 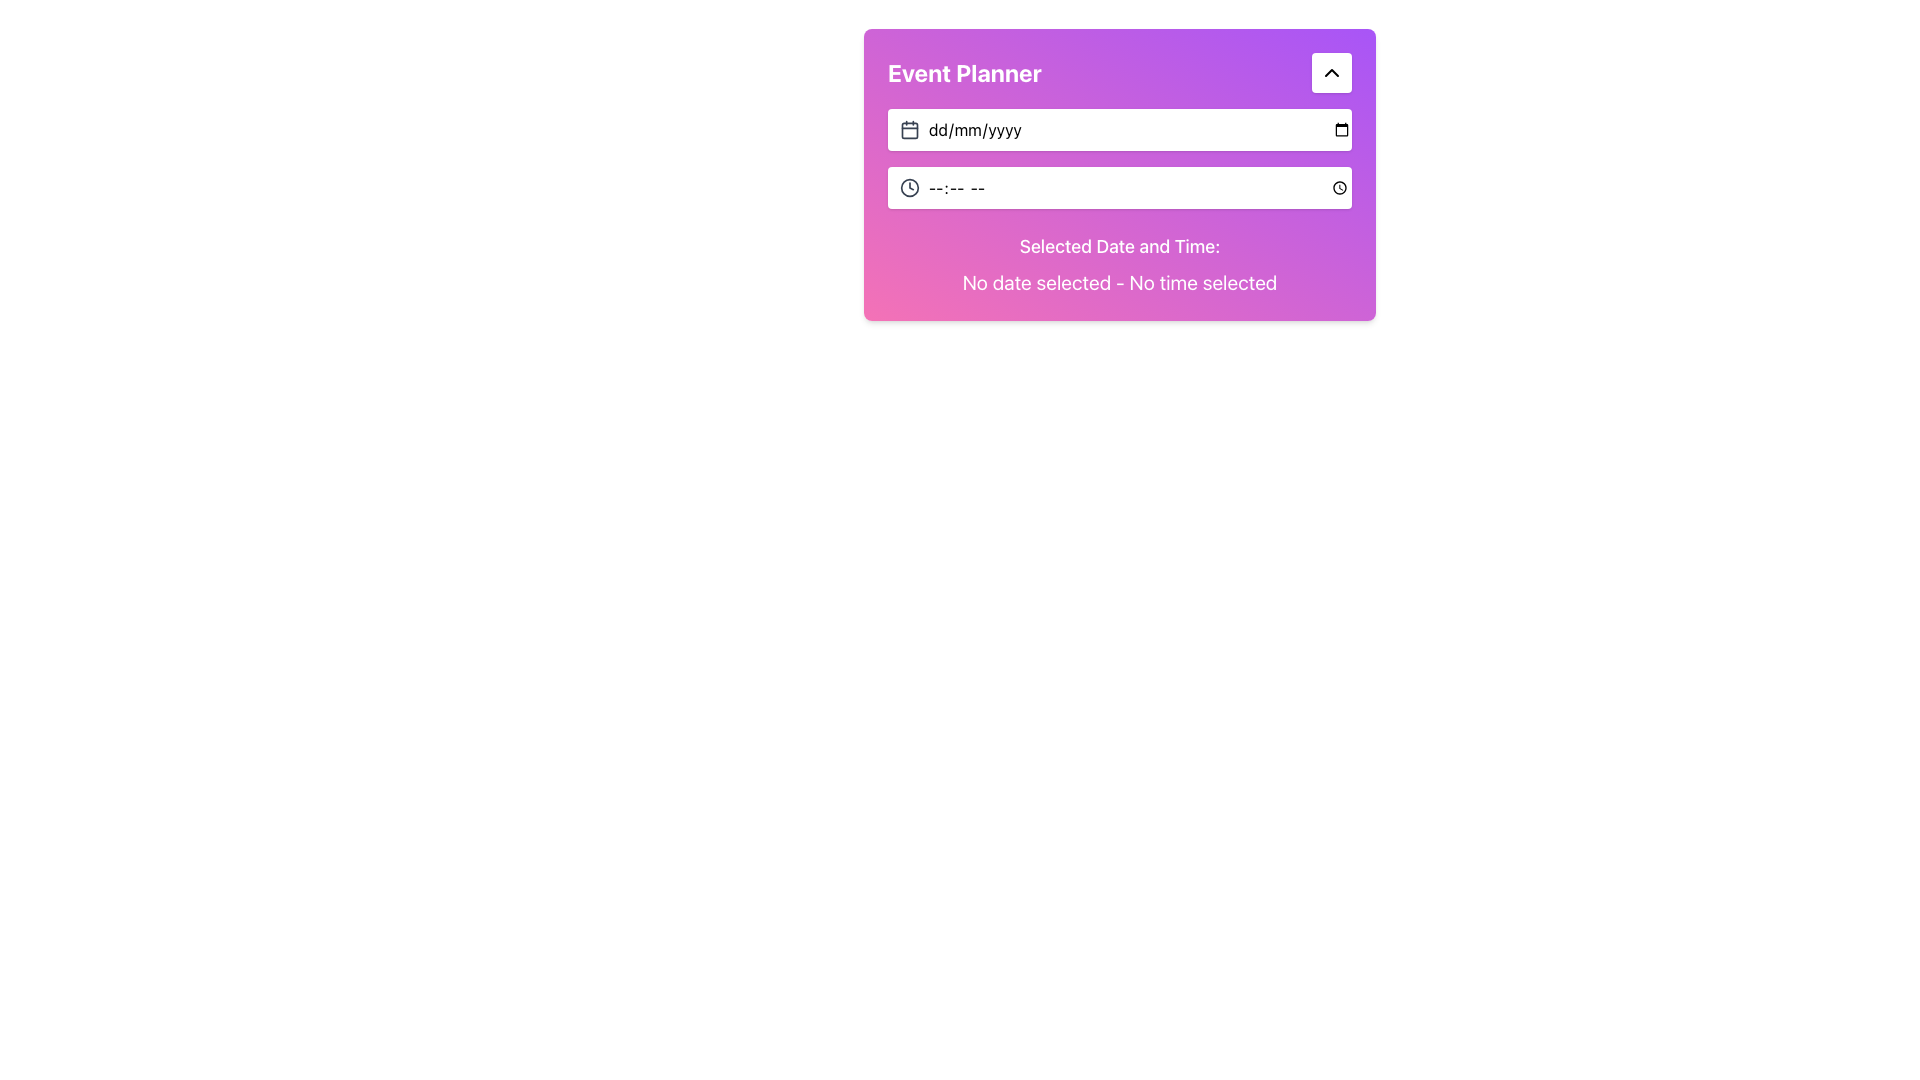 What do you see at coordinates (909, 188) in the screenshot?
I see `the circular part of the clock icon located to the left of the time input field in the Event Planner card` at bounding box center [909, 188].